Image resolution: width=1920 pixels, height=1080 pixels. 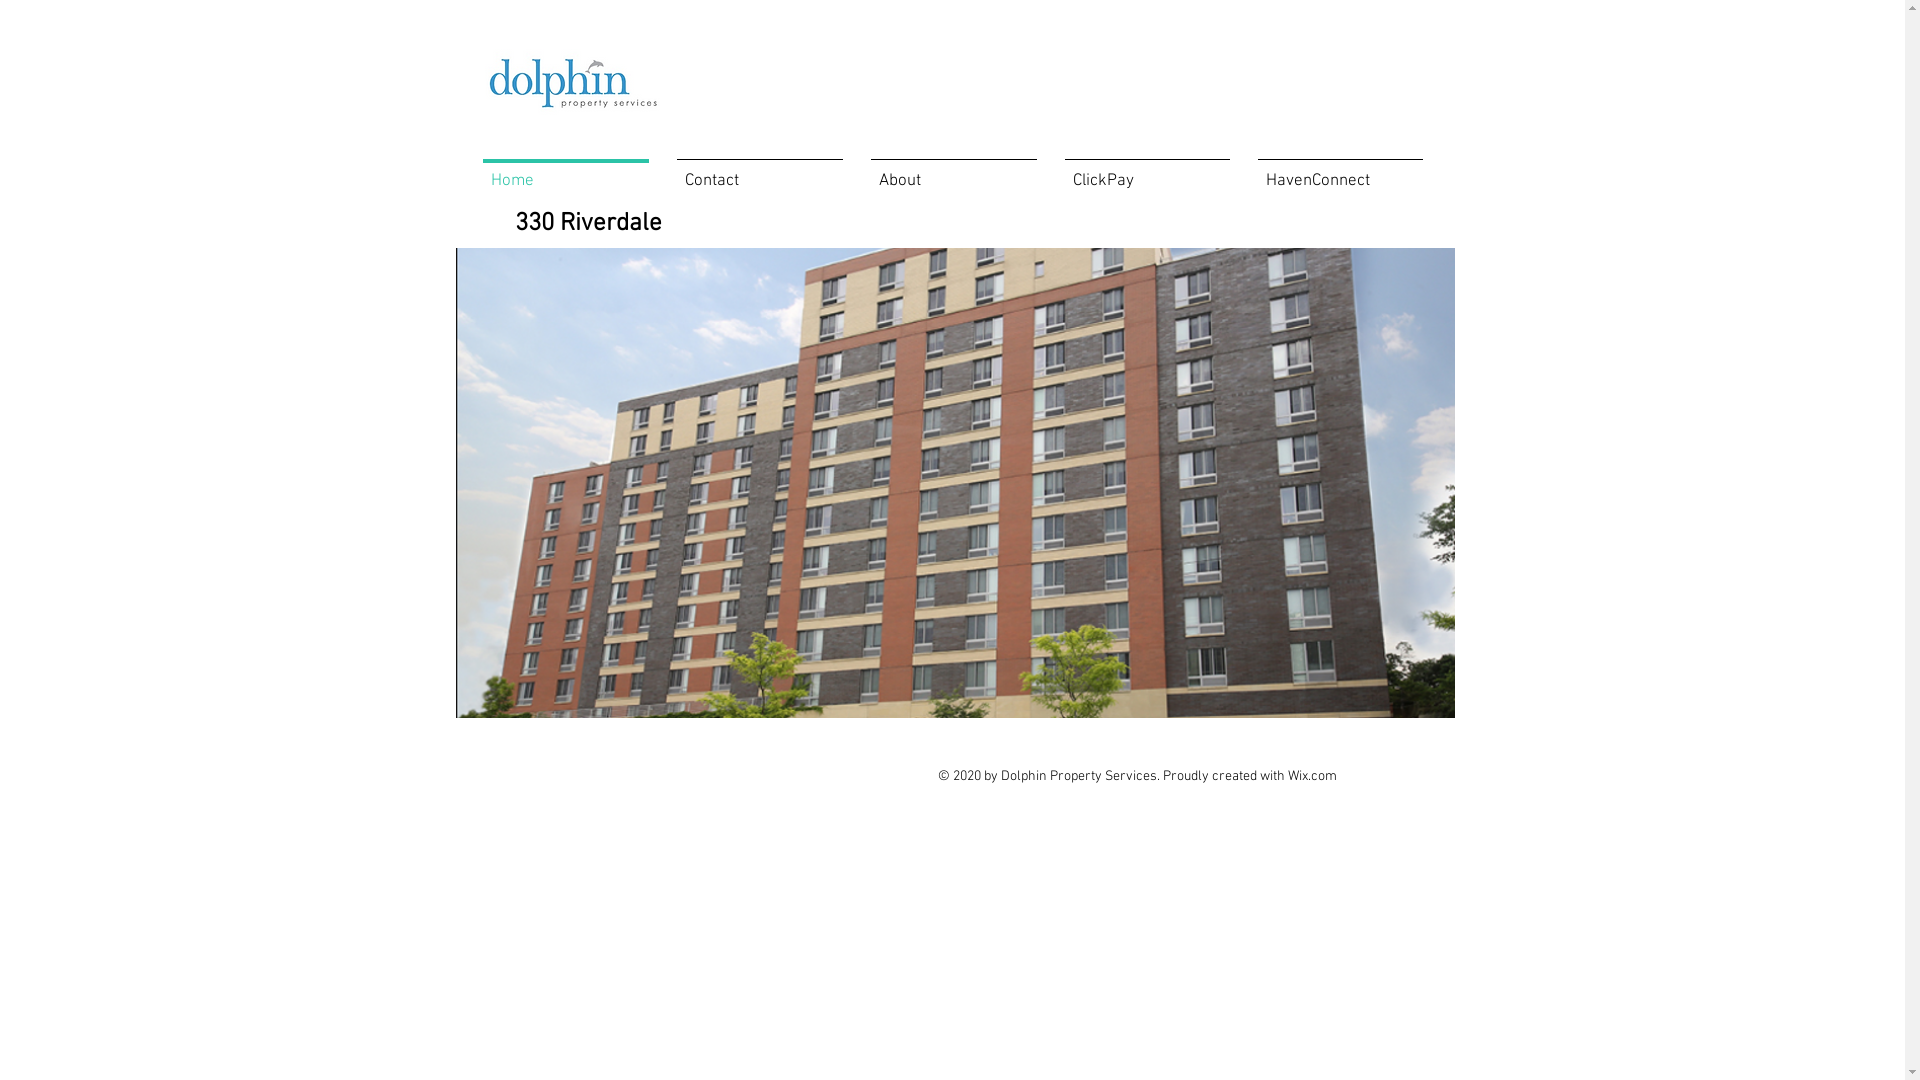 What do you see at coordinates (1049, 171) in the screenshot?
I see `'ClickPay'` at bounding box center [1049, 171].